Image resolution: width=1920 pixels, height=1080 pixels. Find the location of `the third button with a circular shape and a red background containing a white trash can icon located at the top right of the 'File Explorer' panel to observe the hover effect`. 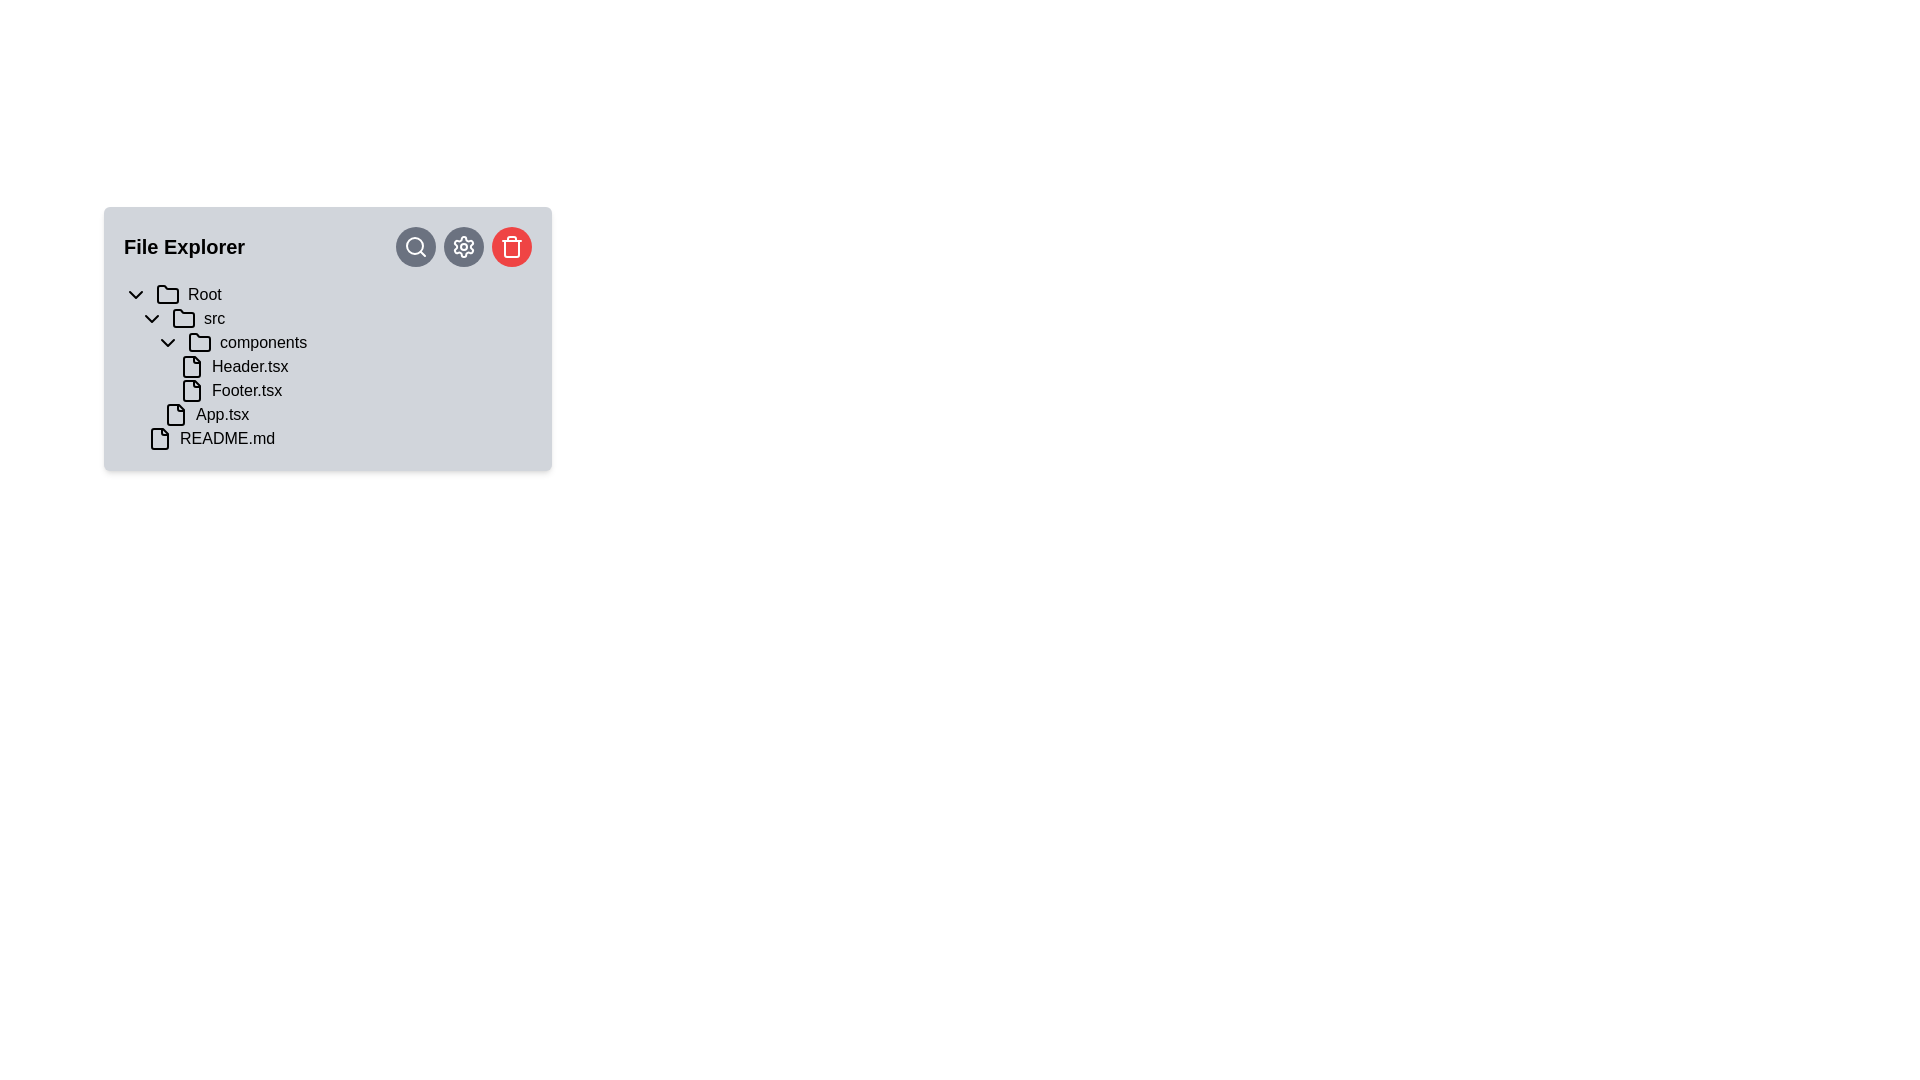

the third button with a circular shape and a red background containing a white trash can icon located at the top right of the 'File Explorer' panel to observe the hover effect is located at coordinates (512, 245).